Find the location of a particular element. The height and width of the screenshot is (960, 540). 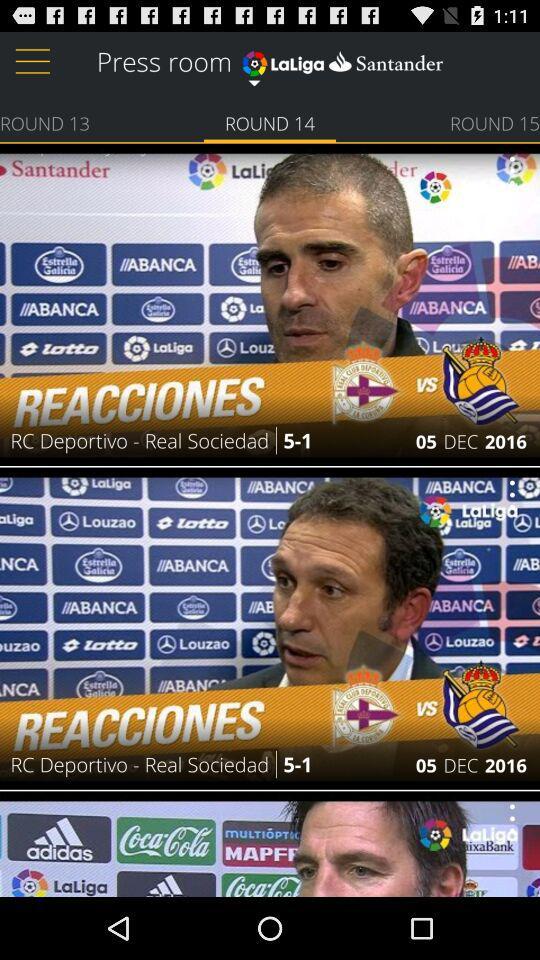

app to the right of round 14 is located at coordinates (494, 121).